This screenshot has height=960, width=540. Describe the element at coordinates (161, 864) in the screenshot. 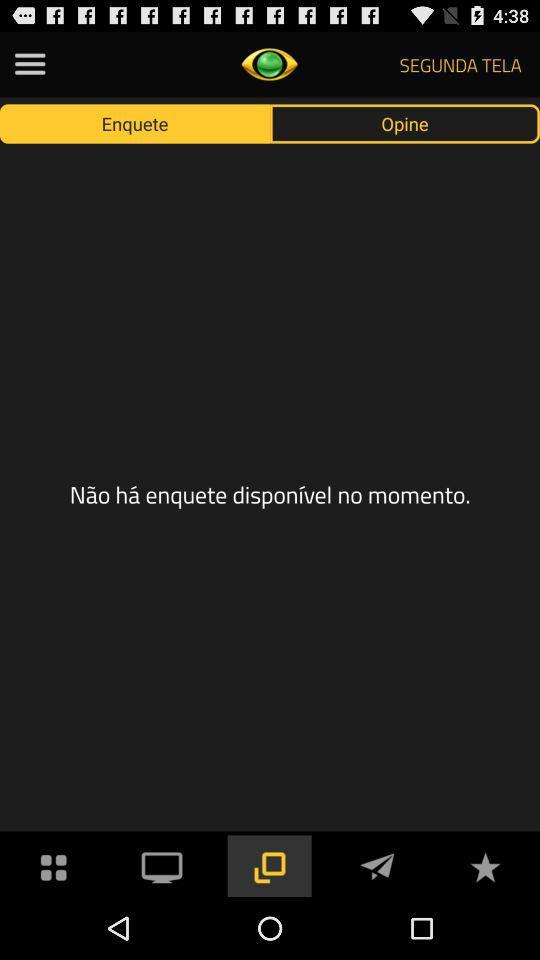

I see `opens video section` at that location.